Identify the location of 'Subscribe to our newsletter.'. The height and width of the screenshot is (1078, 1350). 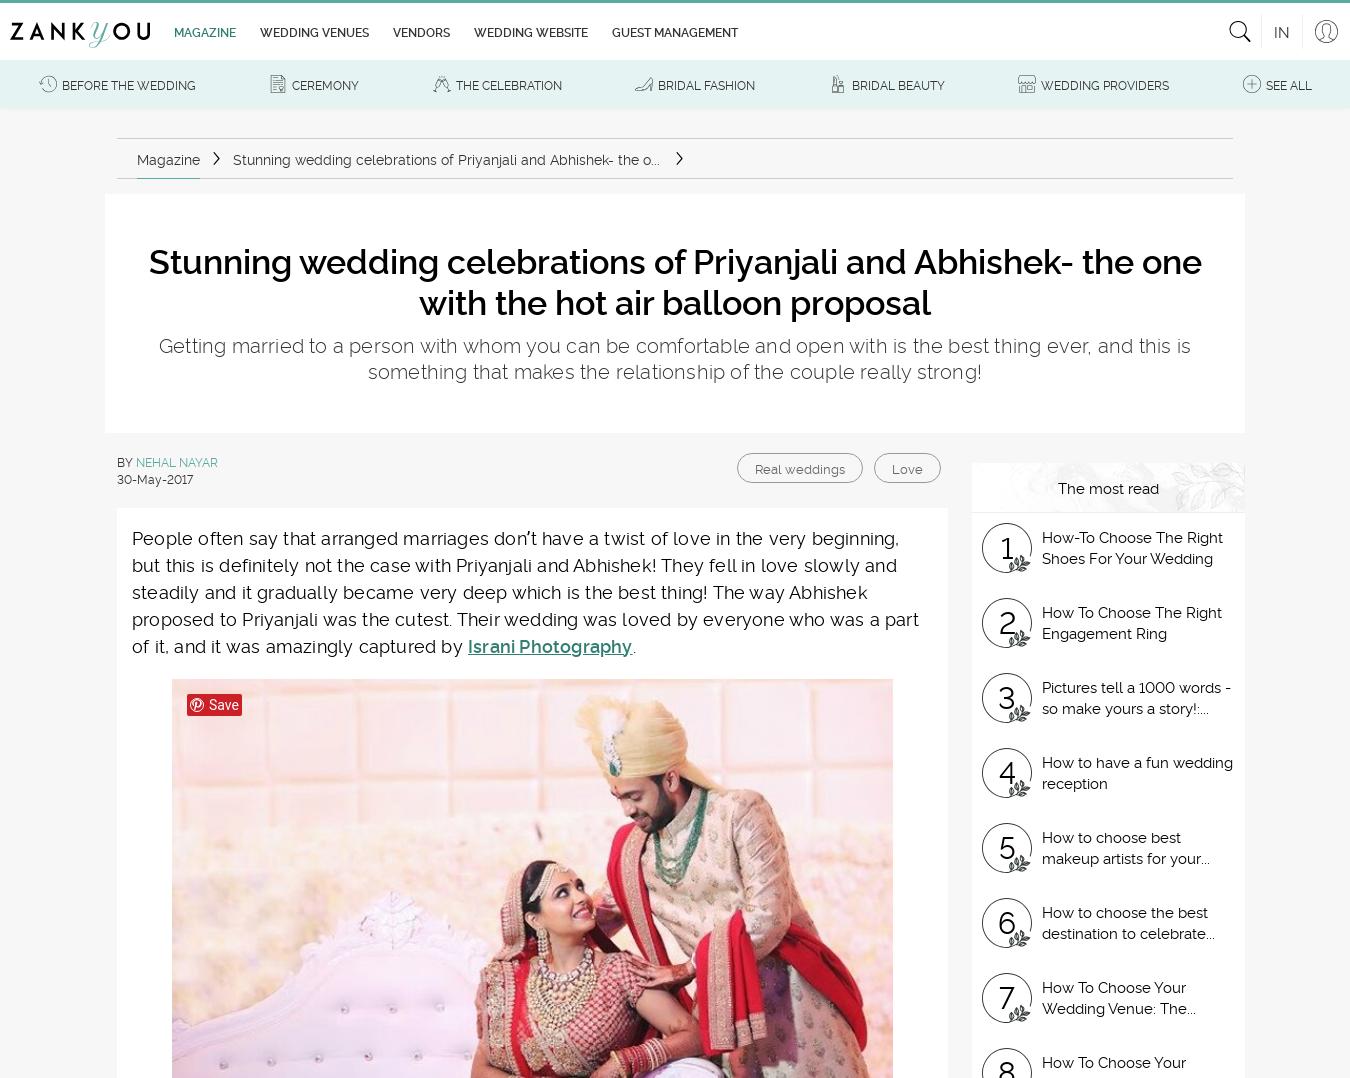
(531, 119).